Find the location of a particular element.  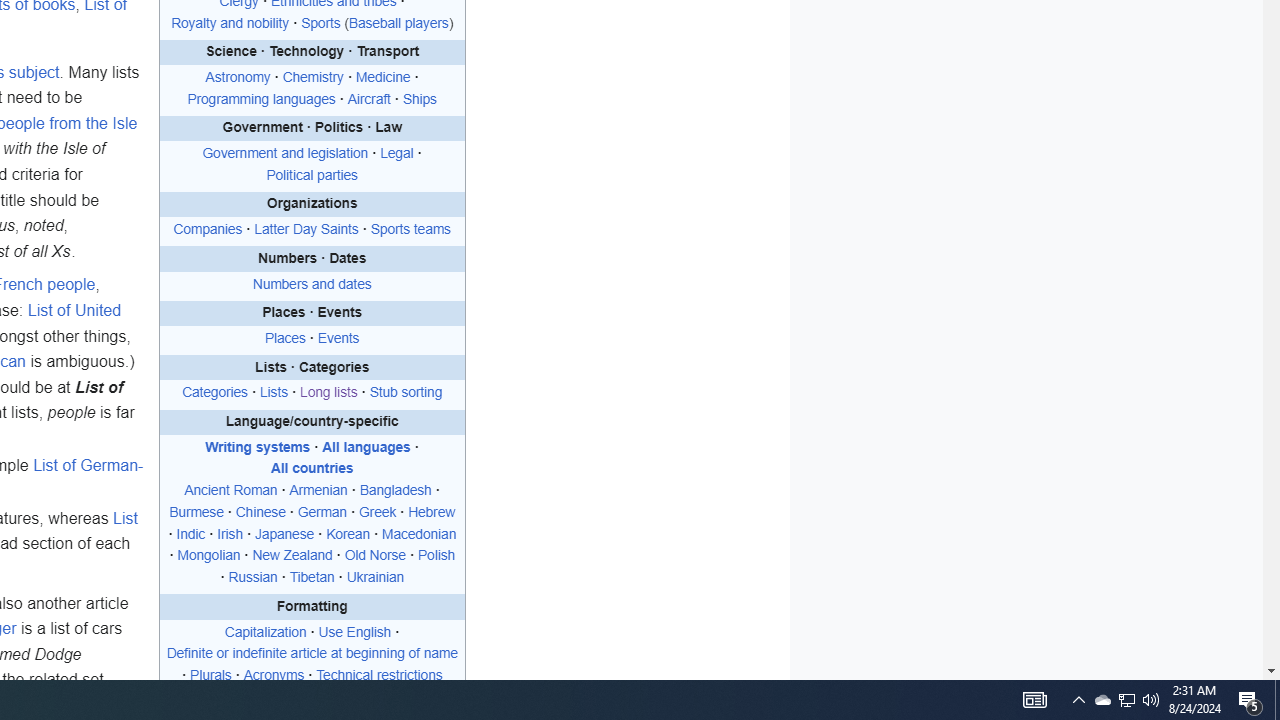

'All languages' is located at coordinates (366, 446).